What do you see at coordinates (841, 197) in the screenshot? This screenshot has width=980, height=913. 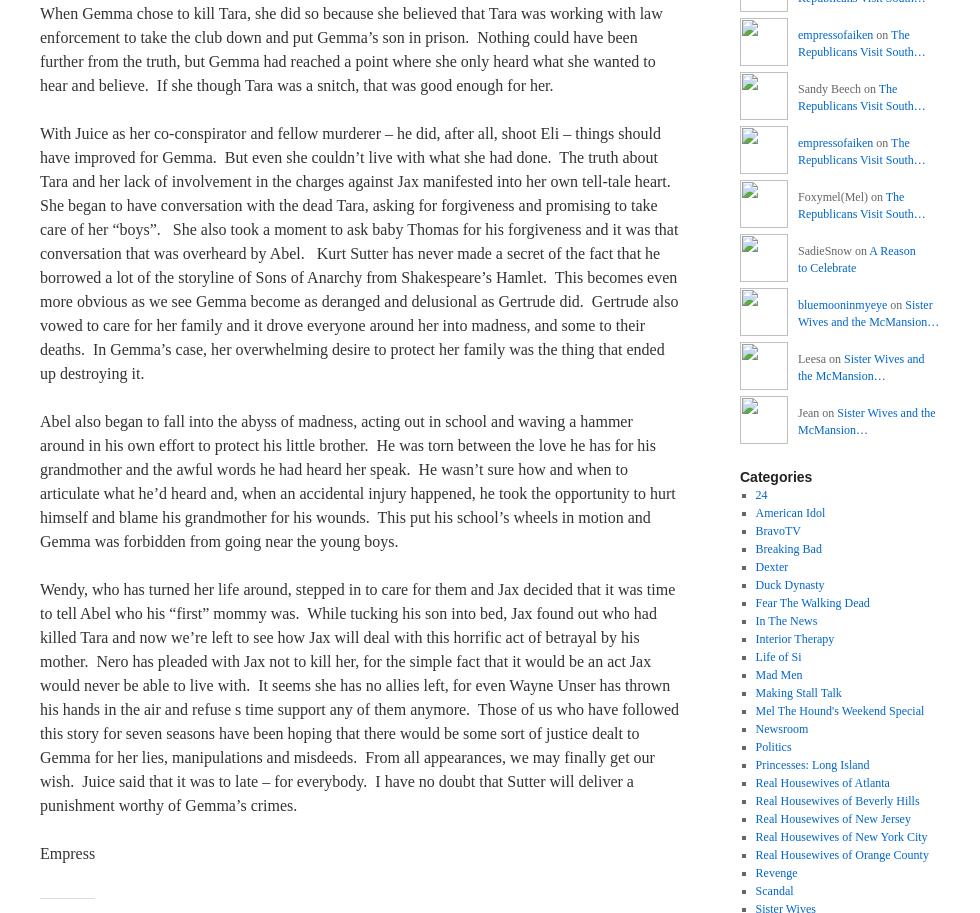 I see `'Foxymel(Mel) on'` at bounding box center [841, 197].